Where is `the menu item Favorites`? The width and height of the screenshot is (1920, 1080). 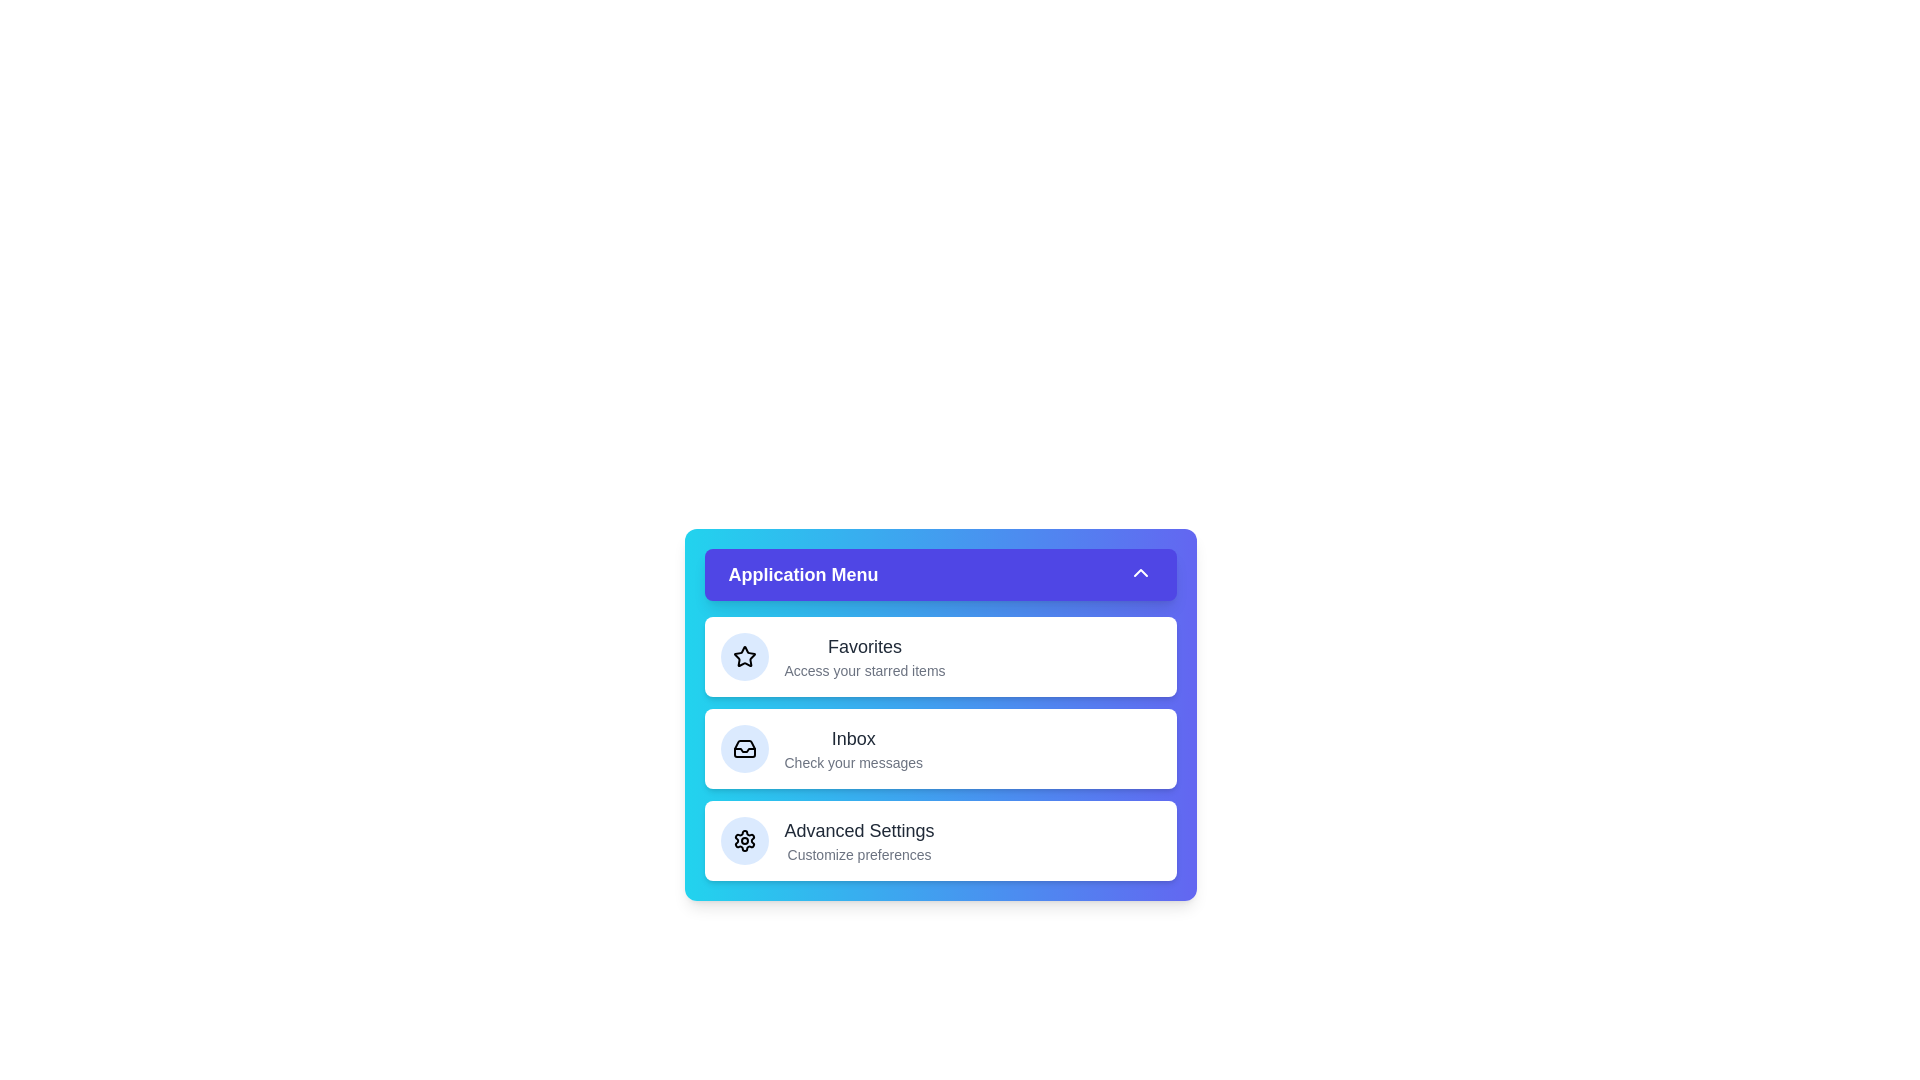 the menu item Favorites is located at coordinates (939, 656).